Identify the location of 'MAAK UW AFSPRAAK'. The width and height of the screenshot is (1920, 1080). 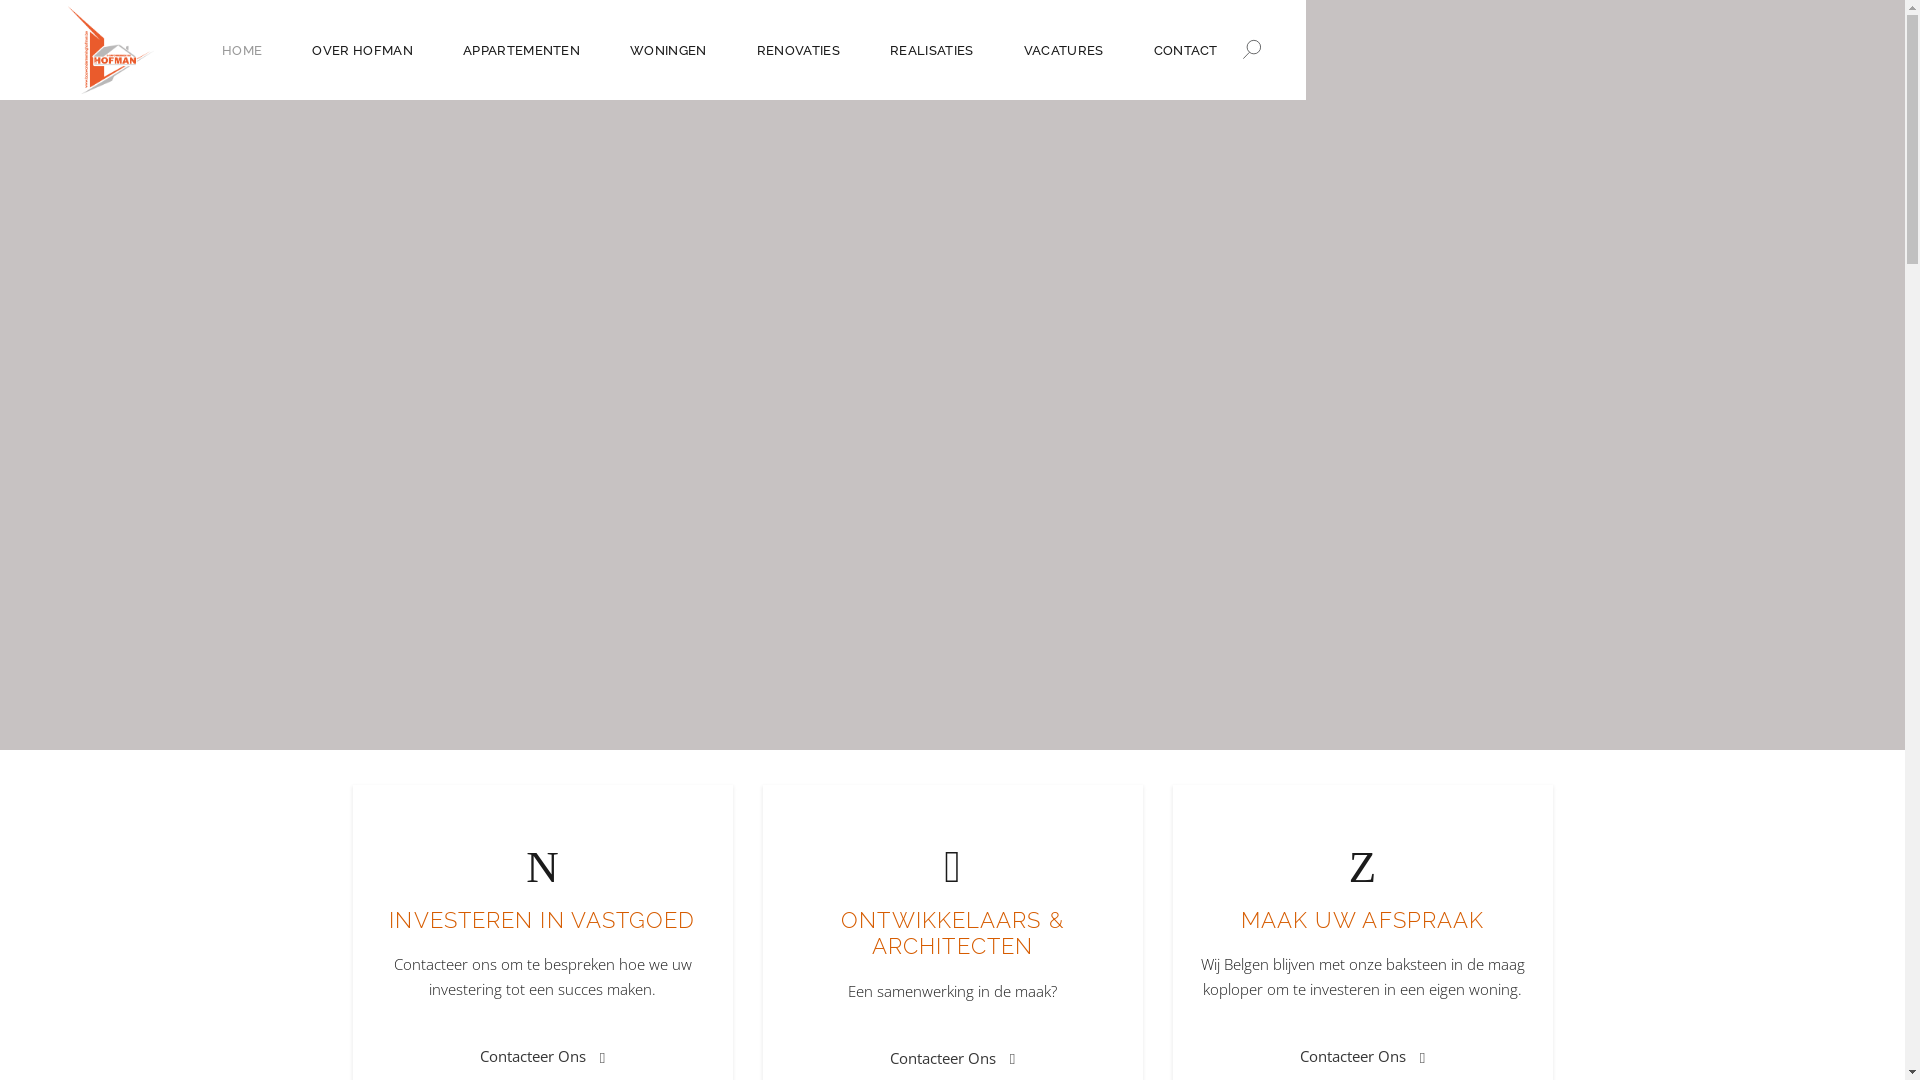
(1240, 920).